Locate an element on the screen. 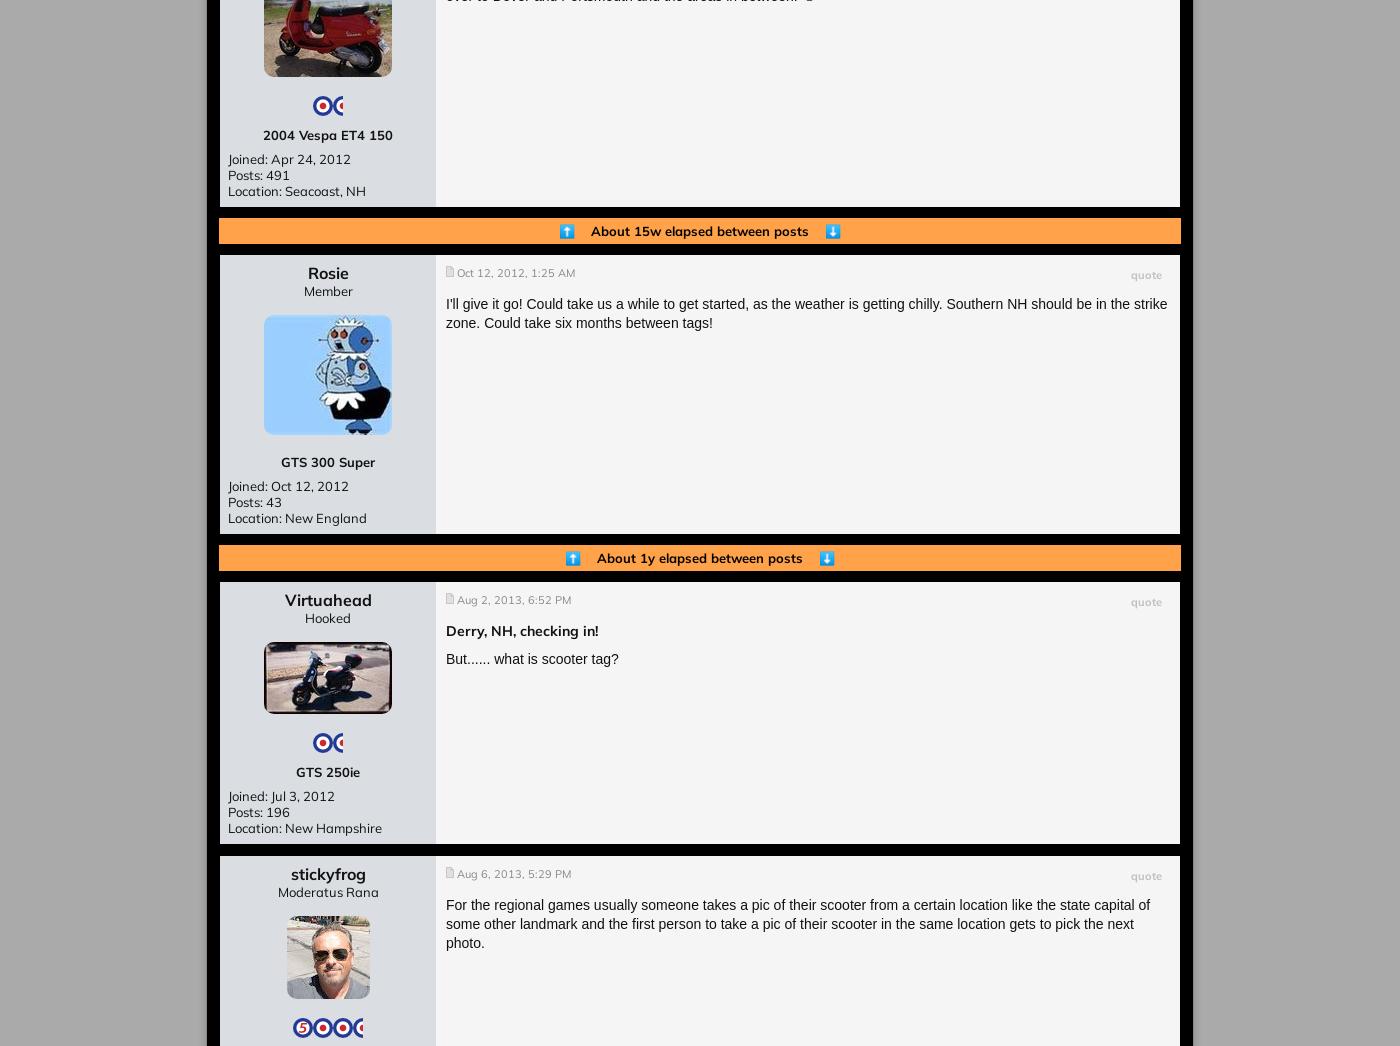 The image size is (1400, 1046). 'Rosie' is located at coordinates (307, 273).